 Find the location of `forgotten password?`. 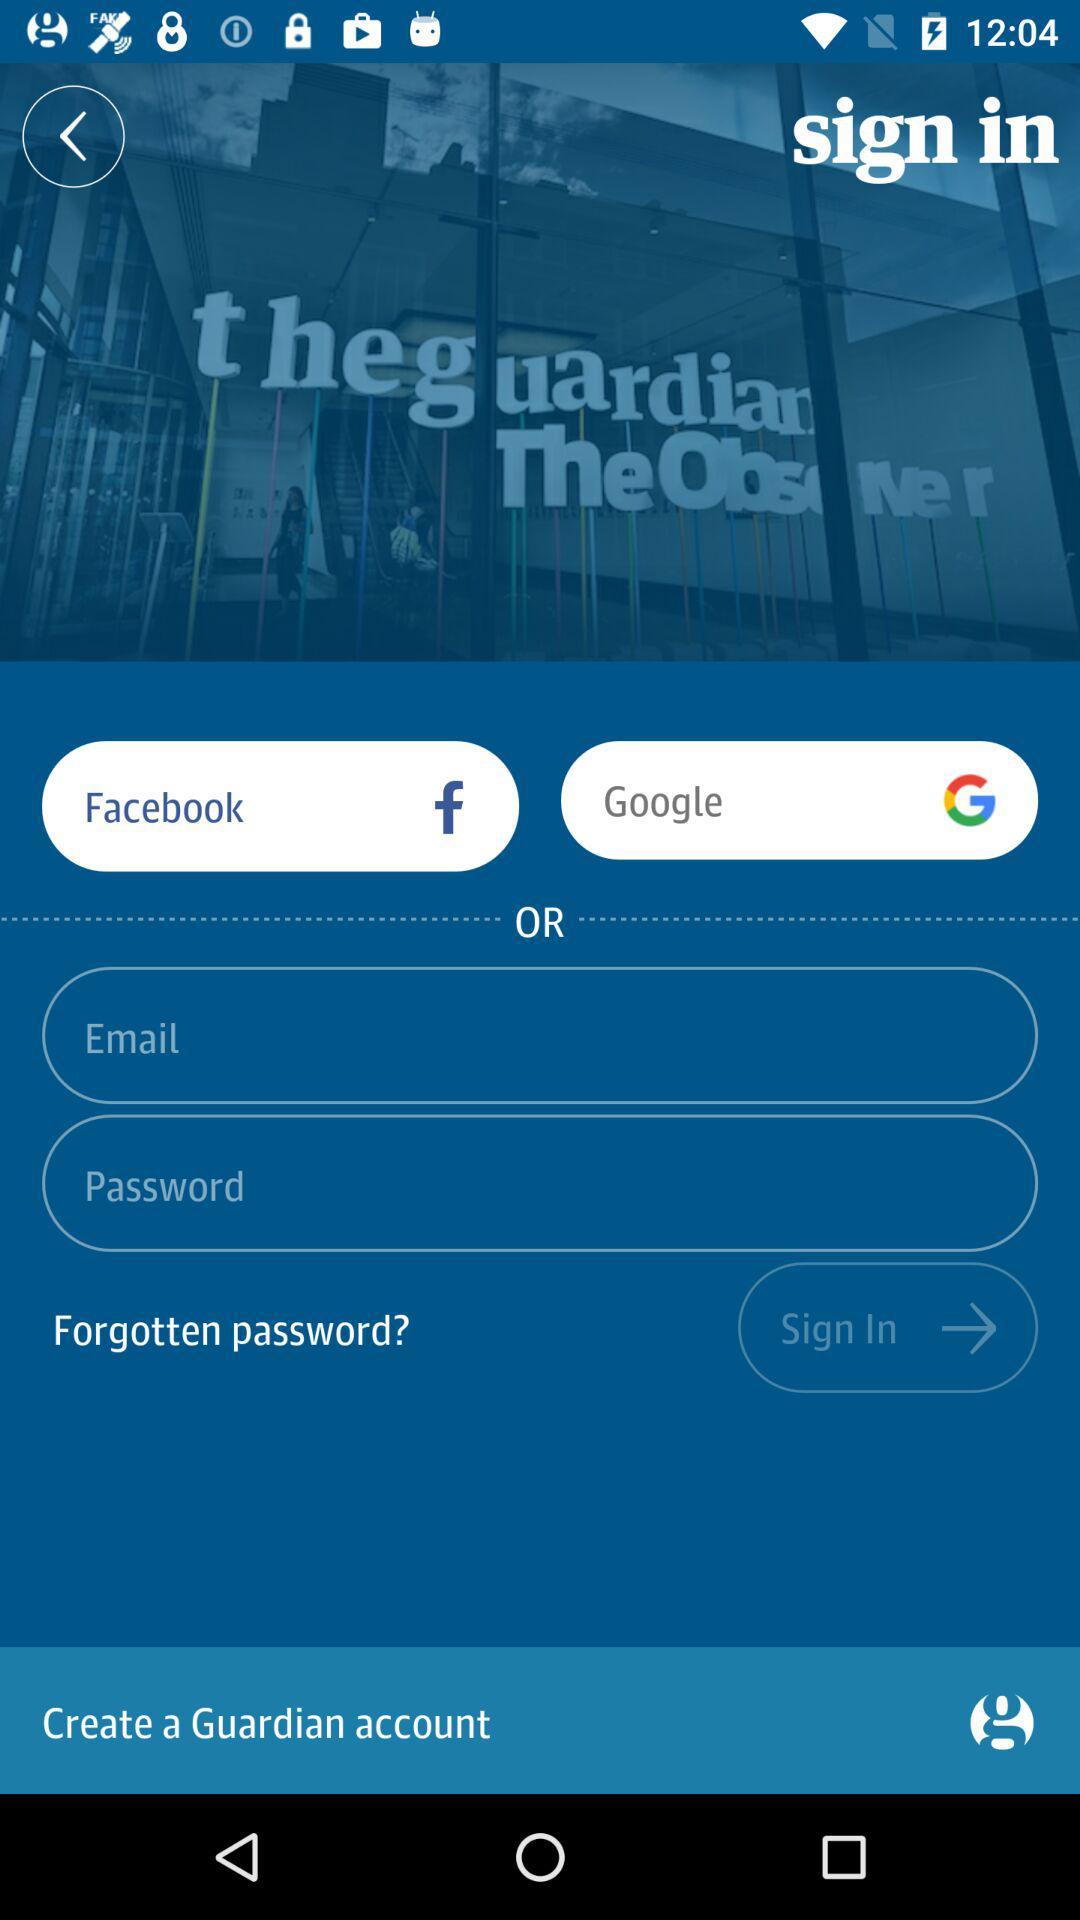

forgotten password? is located at coordinates (389, 1327).